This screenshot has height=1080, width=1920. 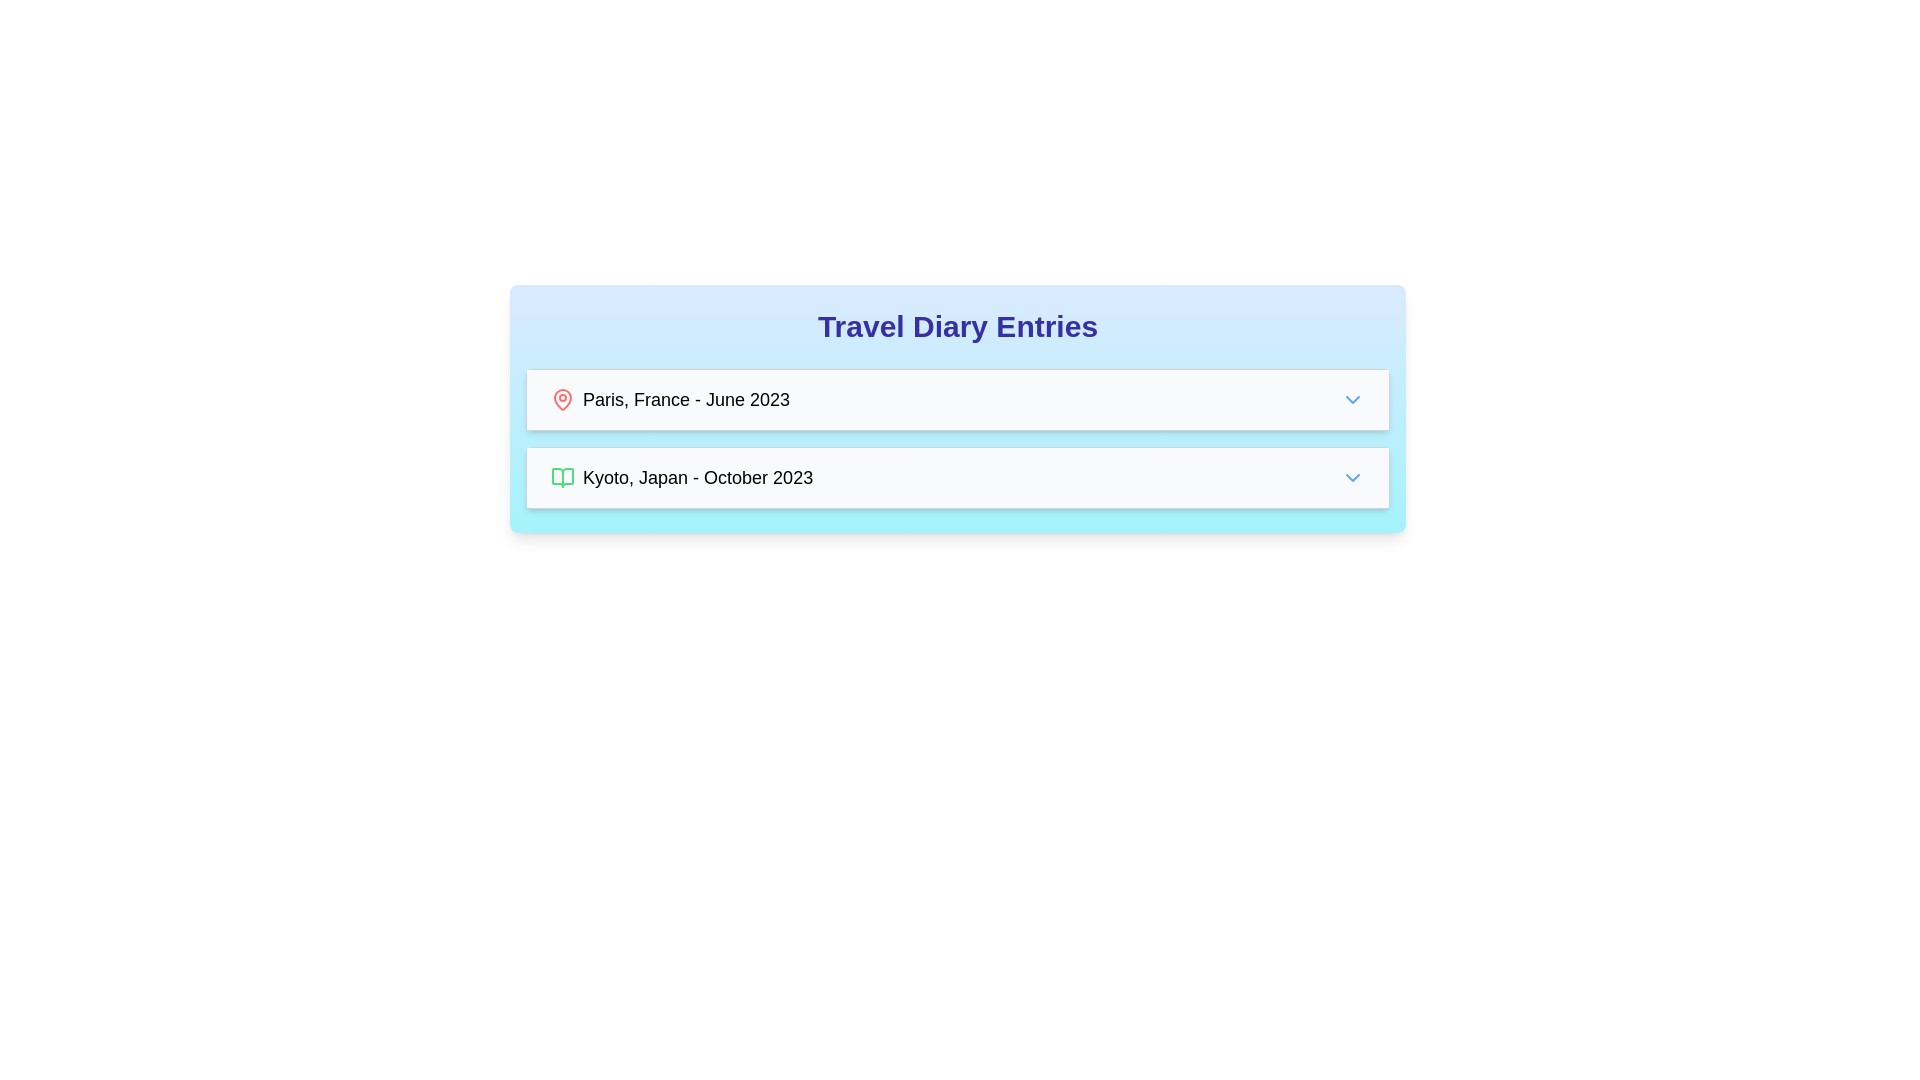 I want to click on the open book icon with a green outline located to the left of the 'Kyoto, Japan - October 2023' label, so click(x=561, y=478).